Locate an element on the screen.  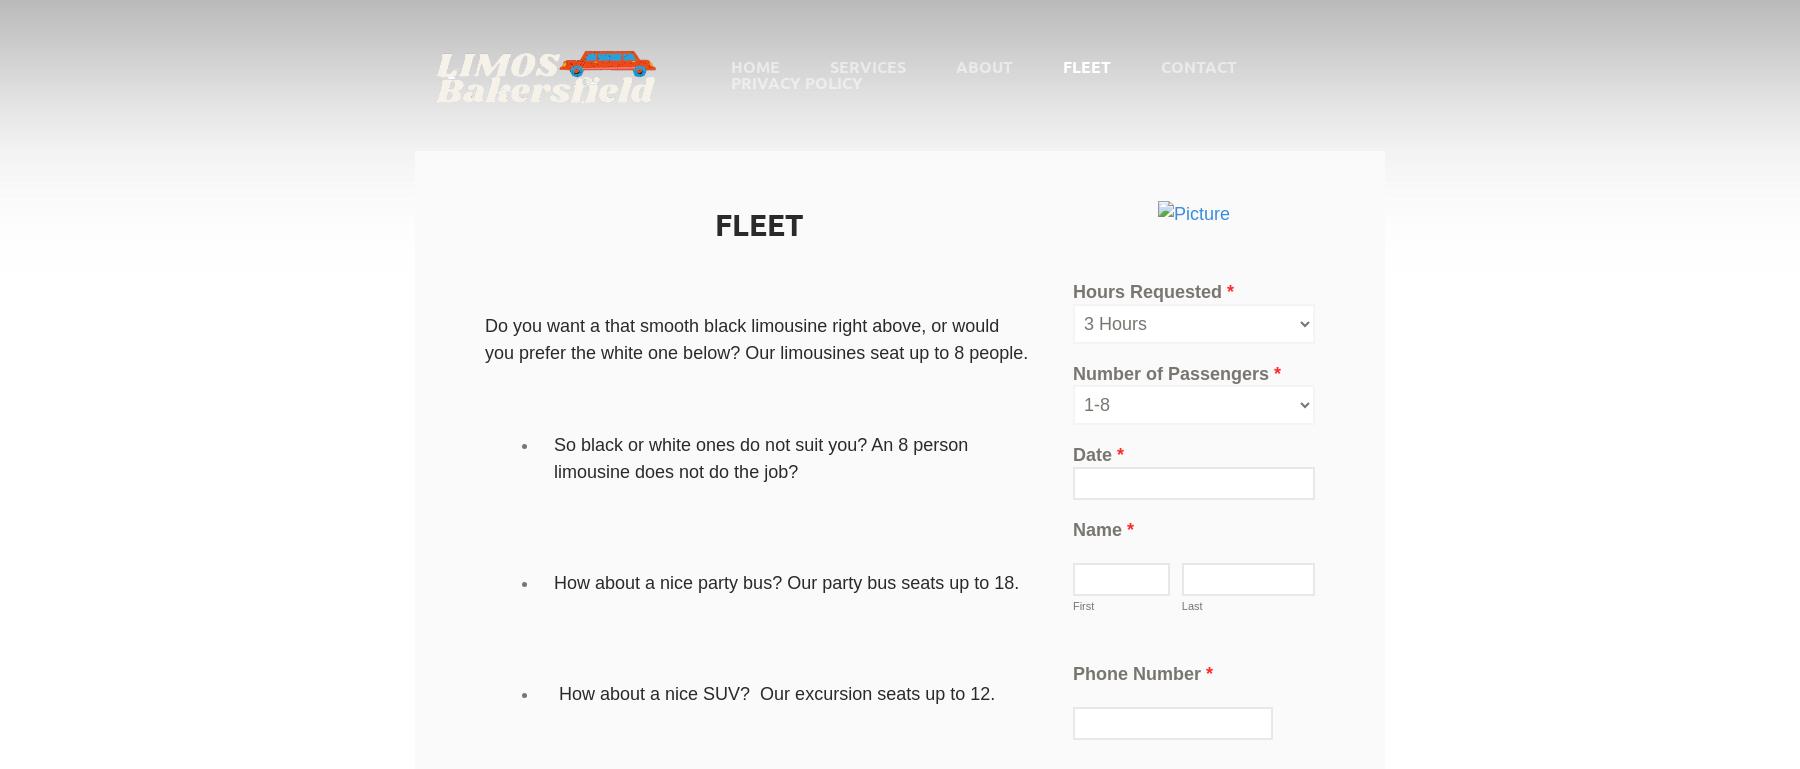
'Phone Number' is located at coordinates (1137, 673).